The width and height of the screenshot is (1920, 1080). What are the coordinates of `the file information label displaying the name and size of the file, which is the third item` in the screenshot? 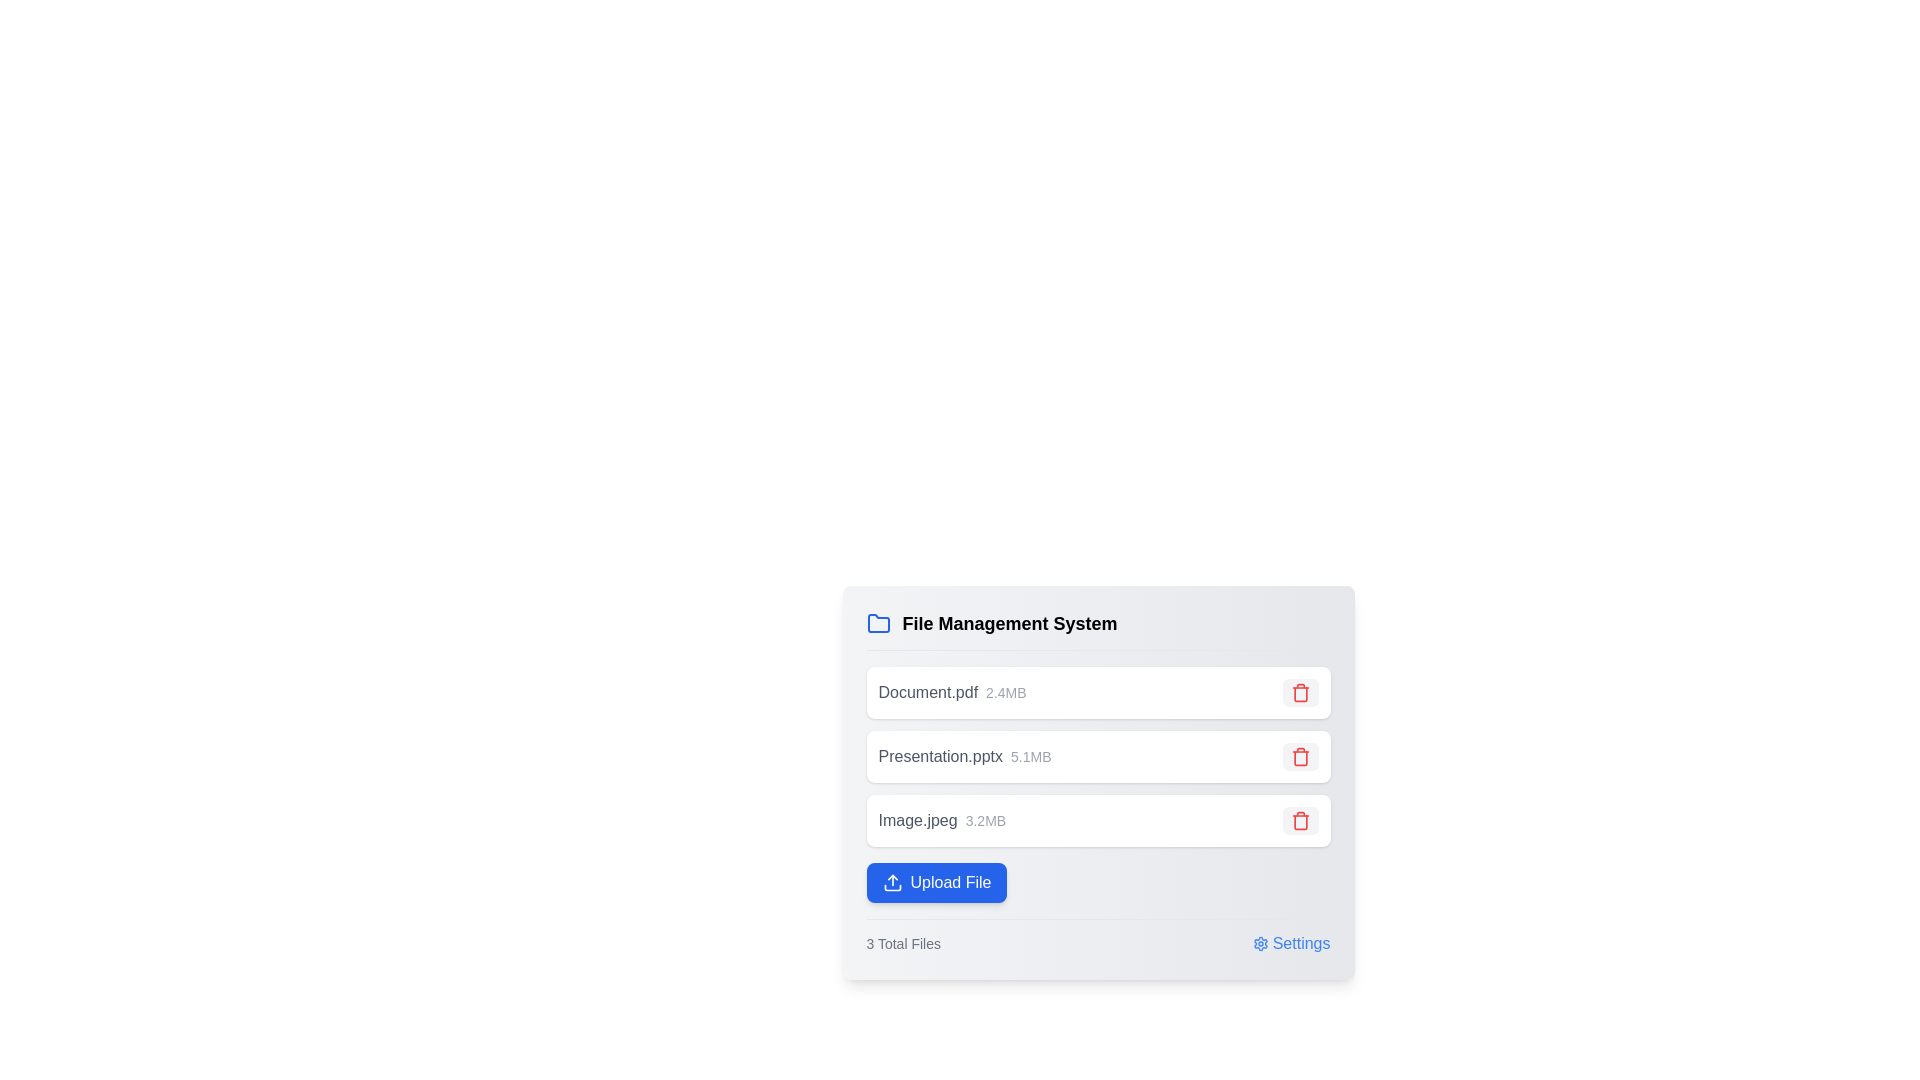 It's located at (940, 821).